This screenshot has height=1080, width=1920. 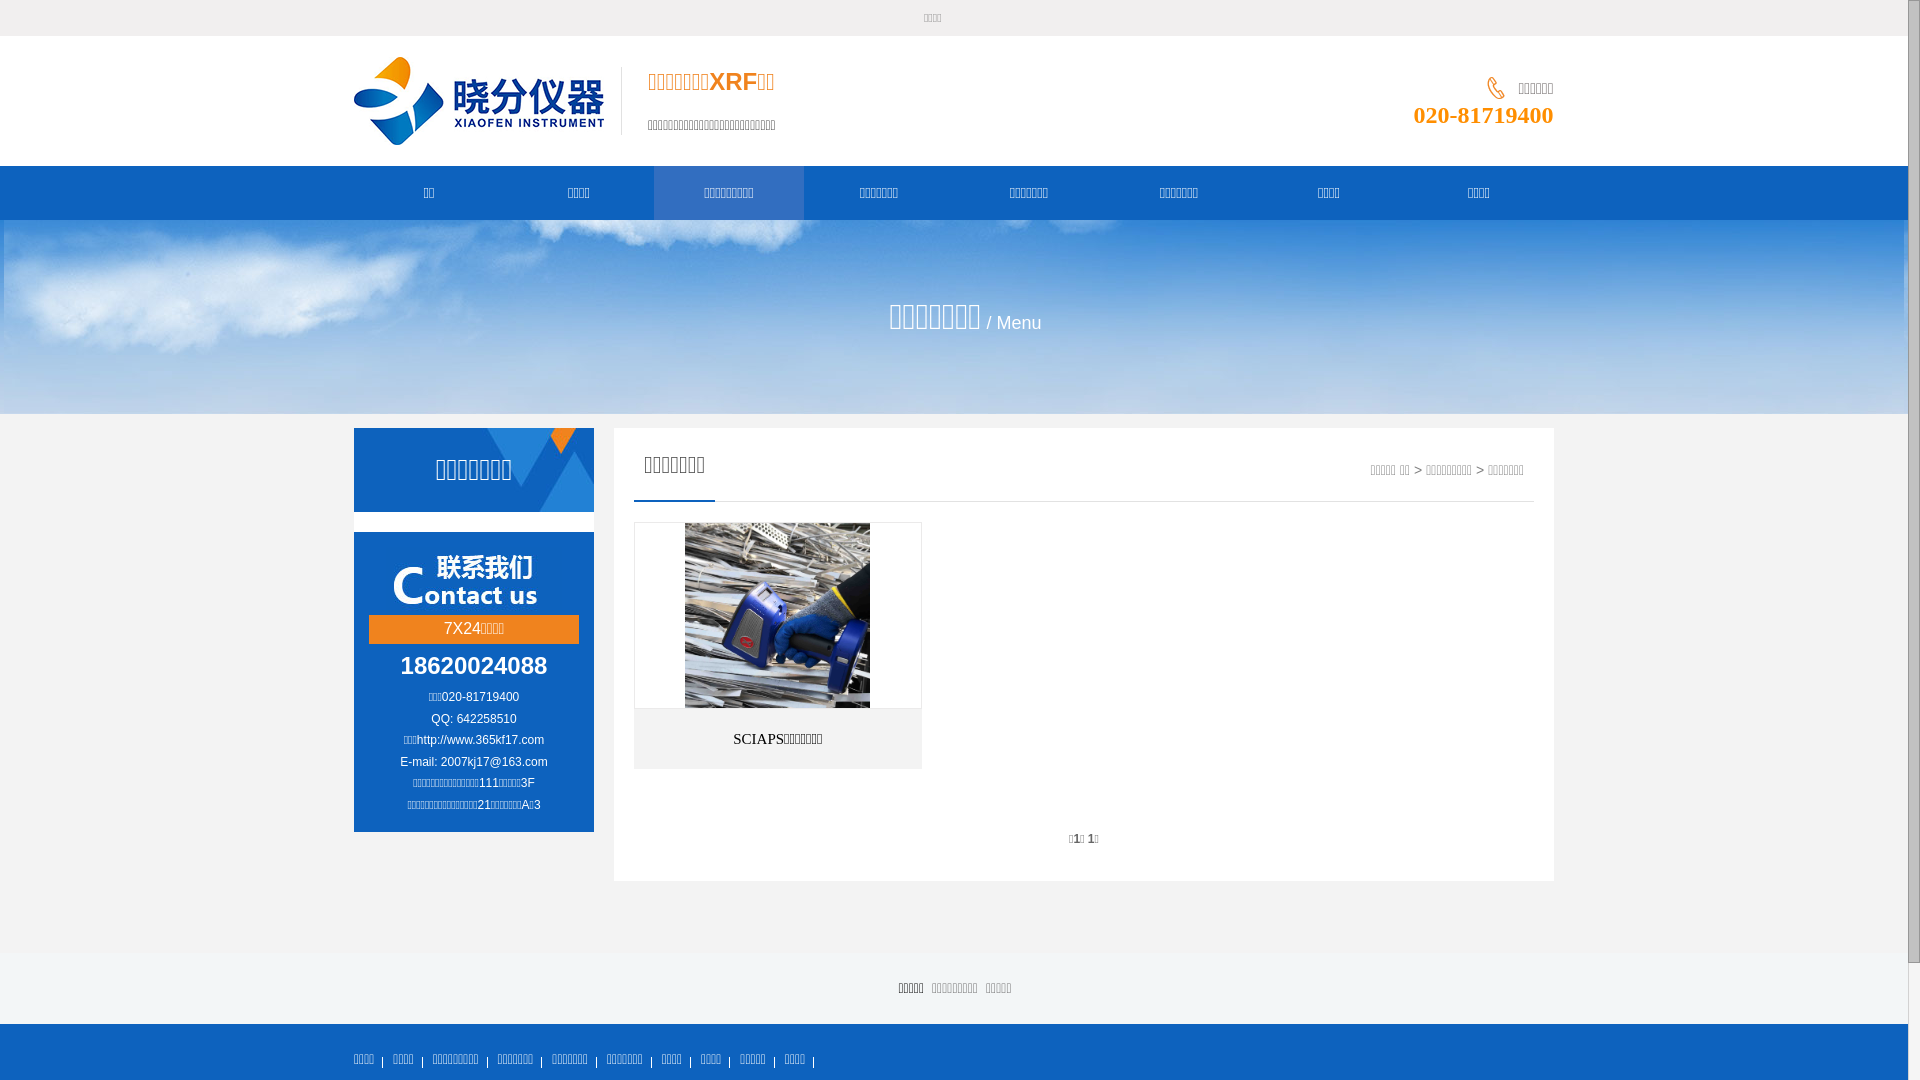 I want to click on '020-81719400', so click(x=1483, y=115).